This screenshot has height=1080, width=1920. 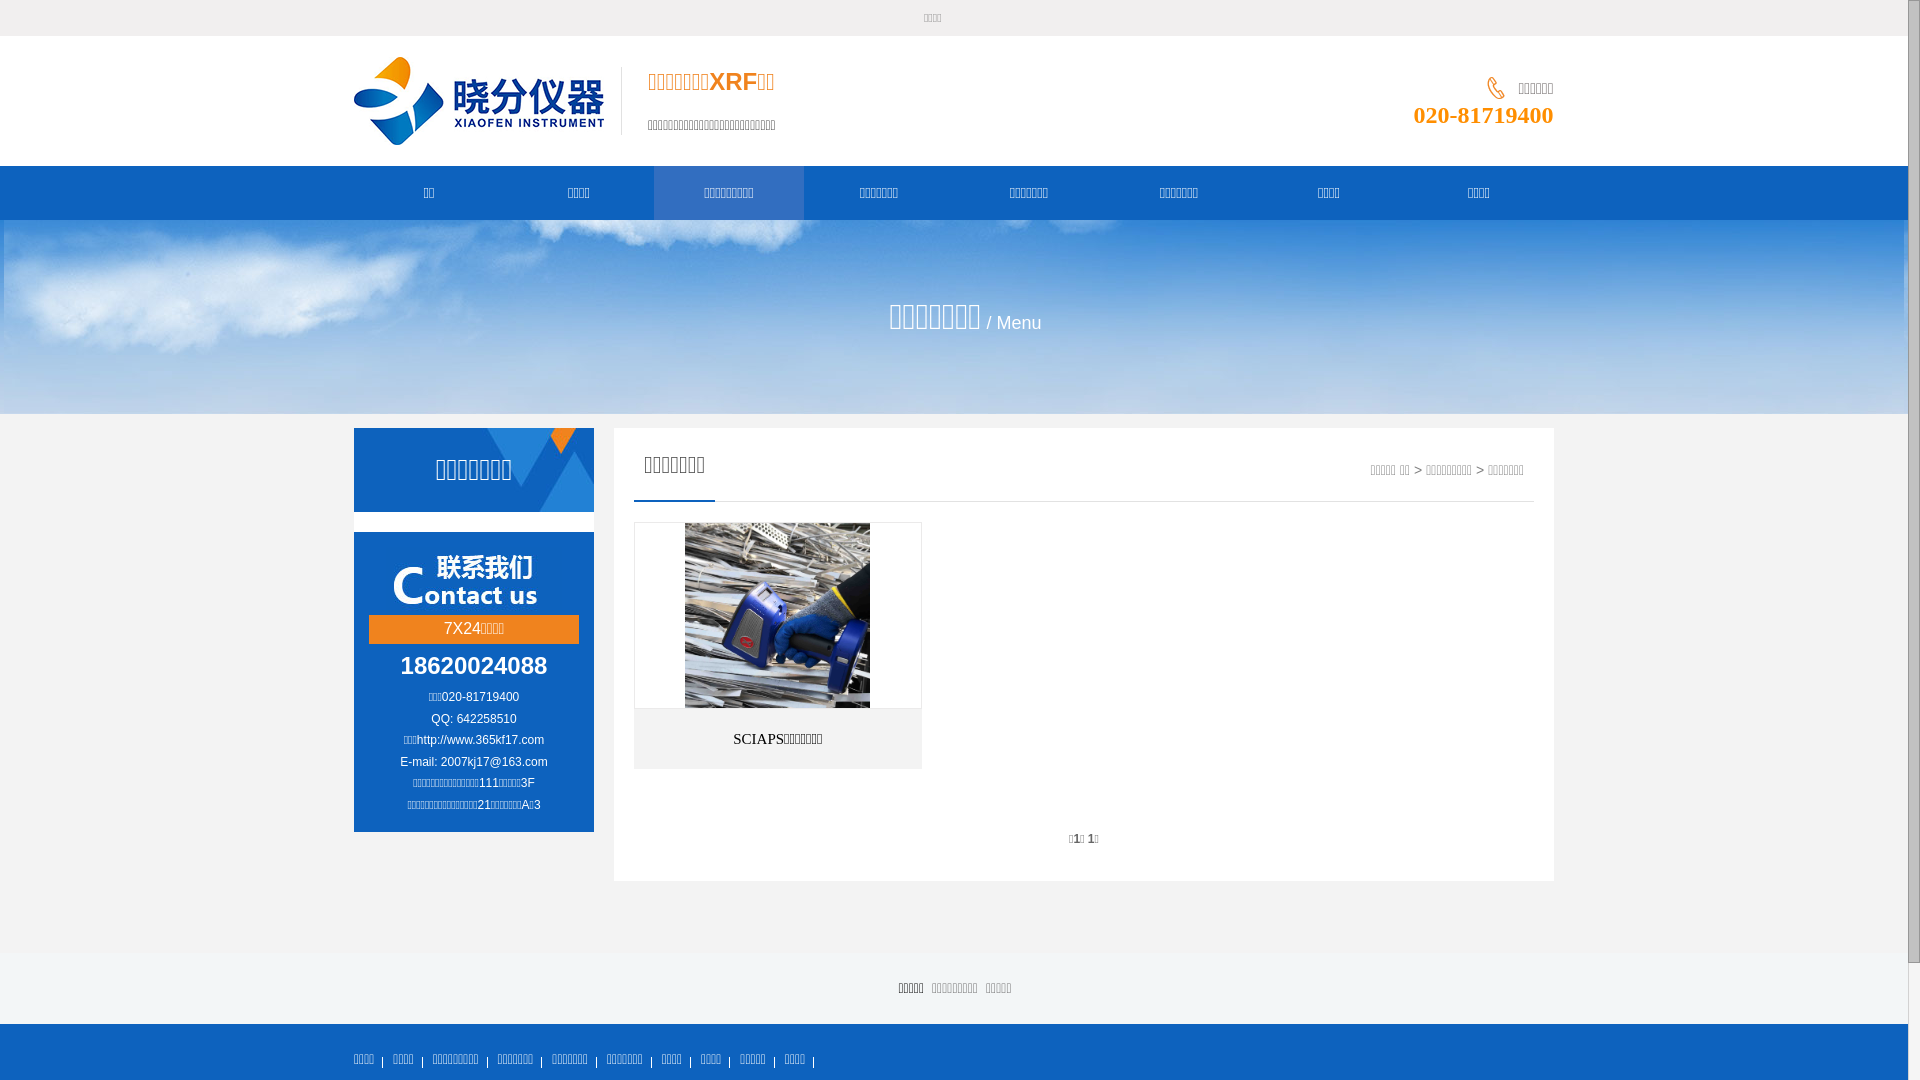 I want to click on '020-81719400', so click(x=1483, y=115).